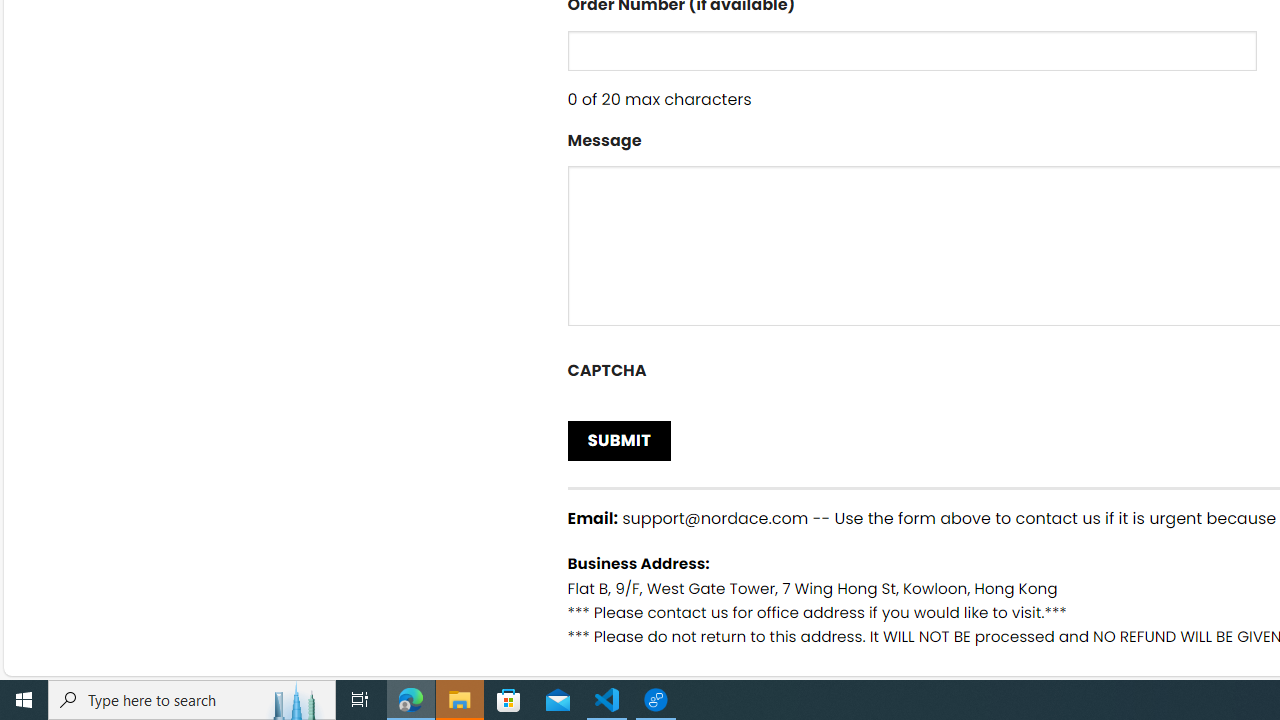  I want to click on 'Submit', so click(618, 439).